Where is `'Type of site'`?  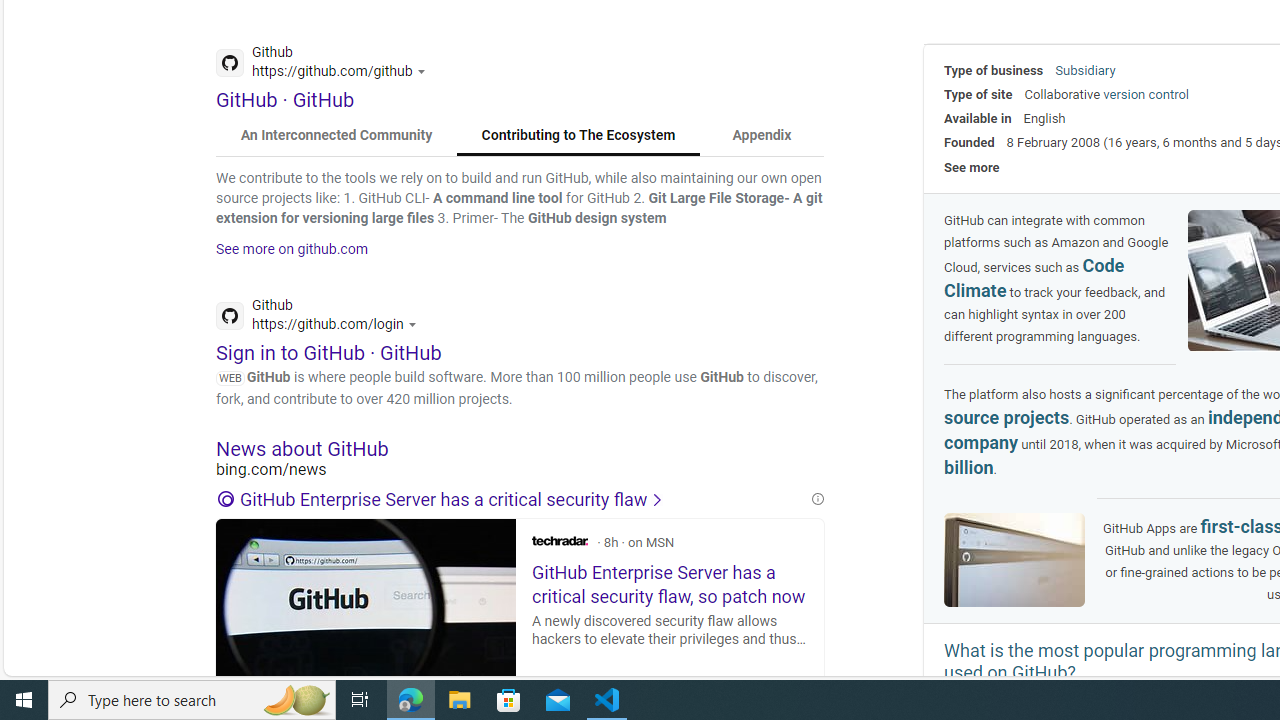 'Type of site' is located at coordinates (978, 94).